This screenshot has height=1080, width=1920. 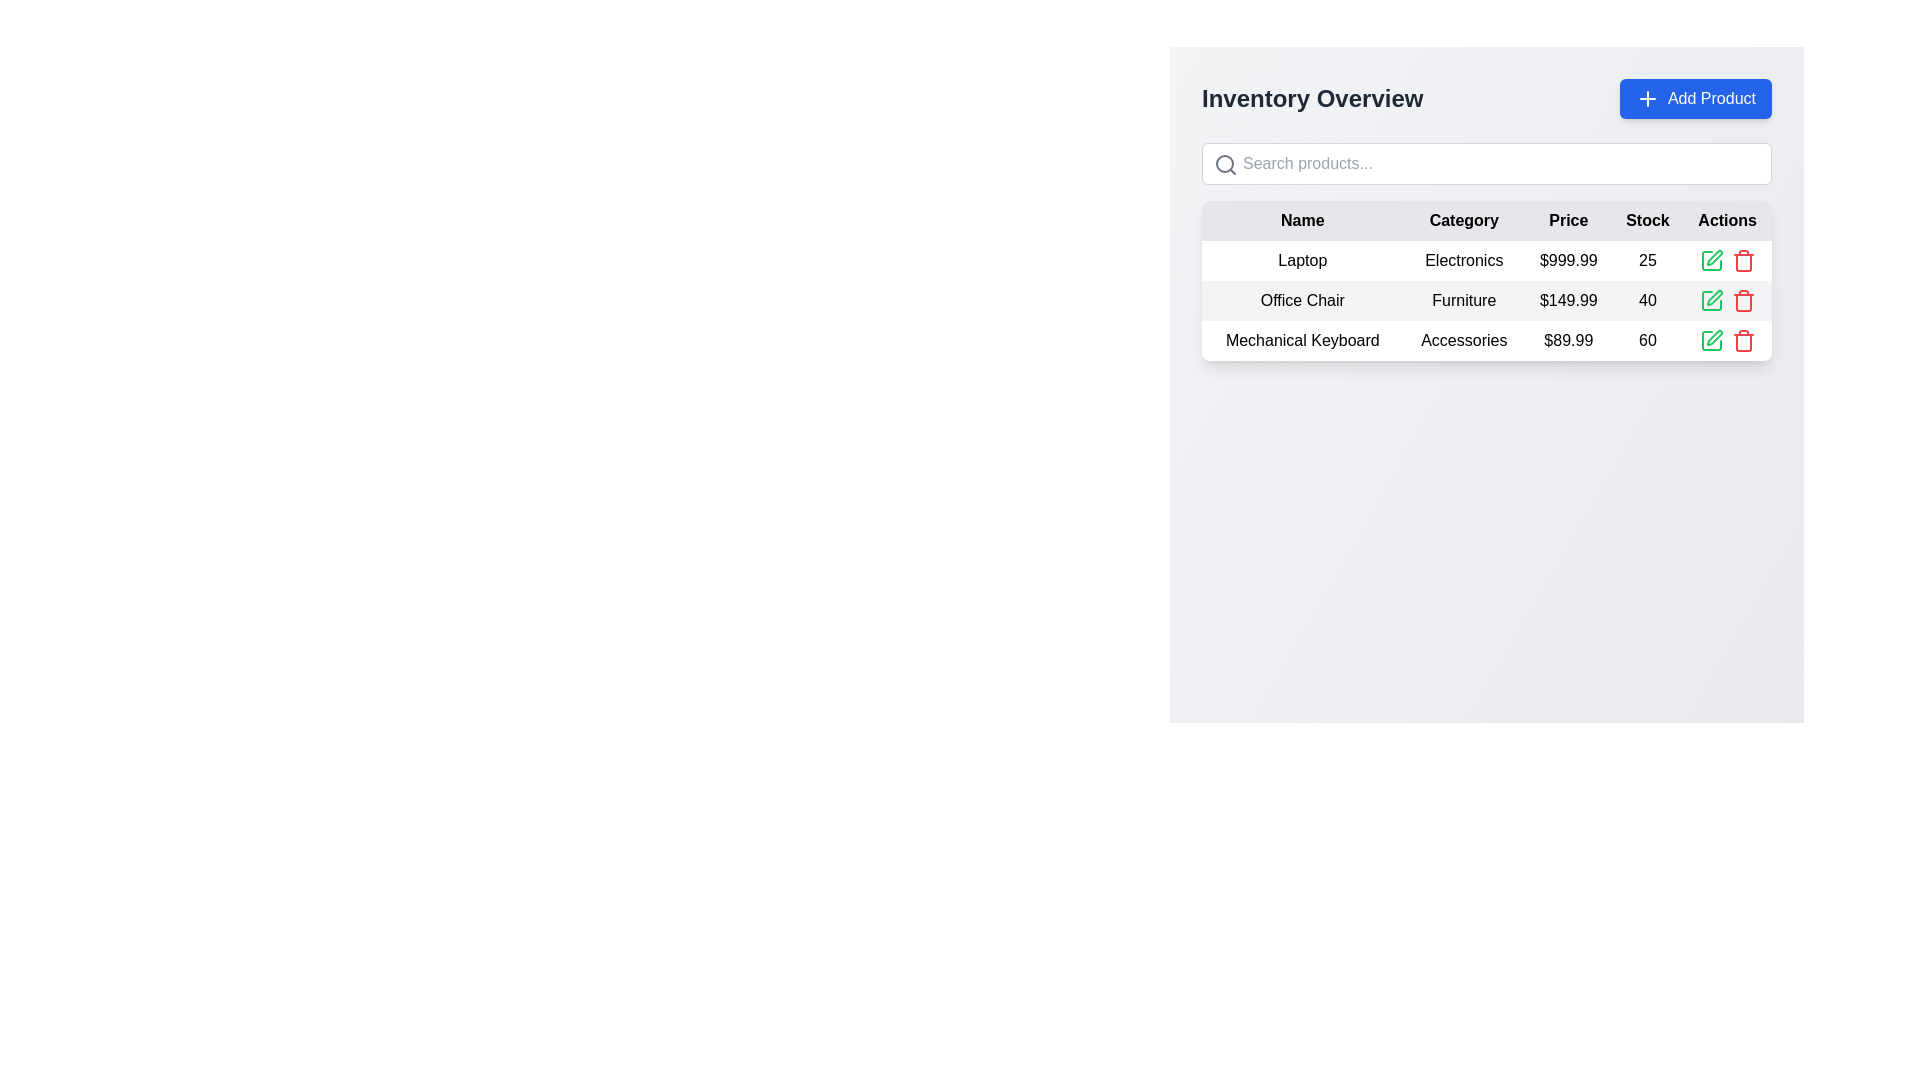 I want to click on the magnifying glass icon indicating the search functionality located inside the search bar, aligned to the left with a small margin from the edge, so click(x=1224, y=164).